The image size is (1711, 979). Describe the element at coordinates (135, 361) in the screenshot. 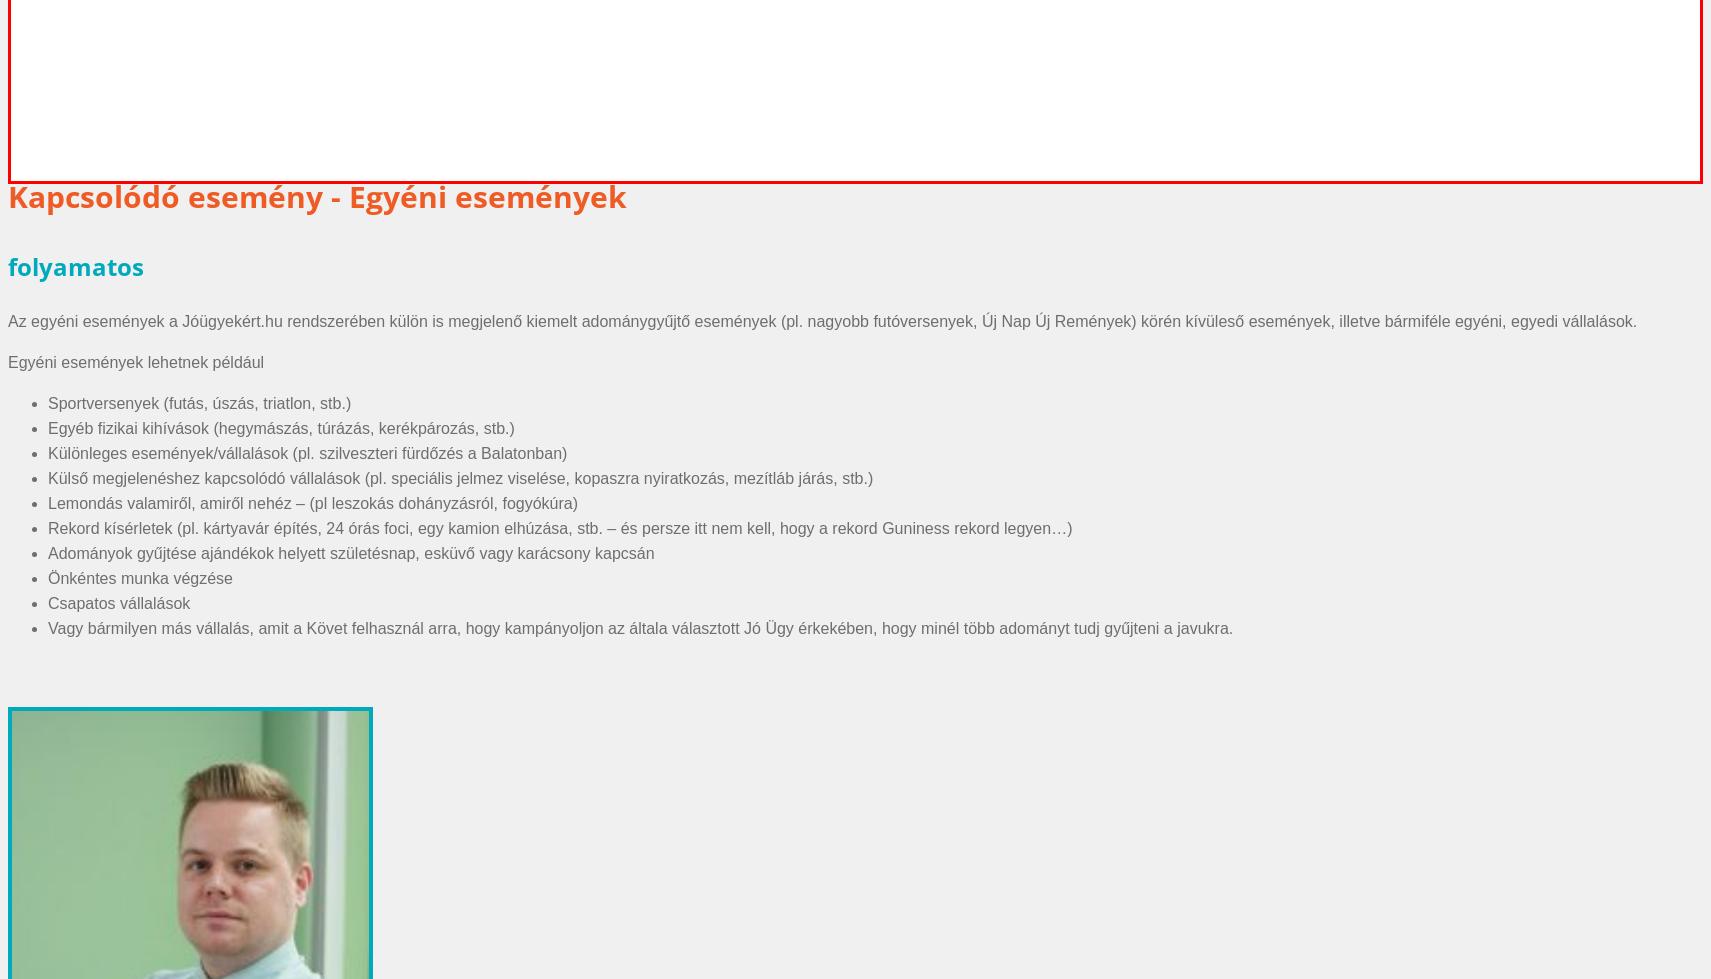

I see `'Egyéni események lehetnek például'` at that location.